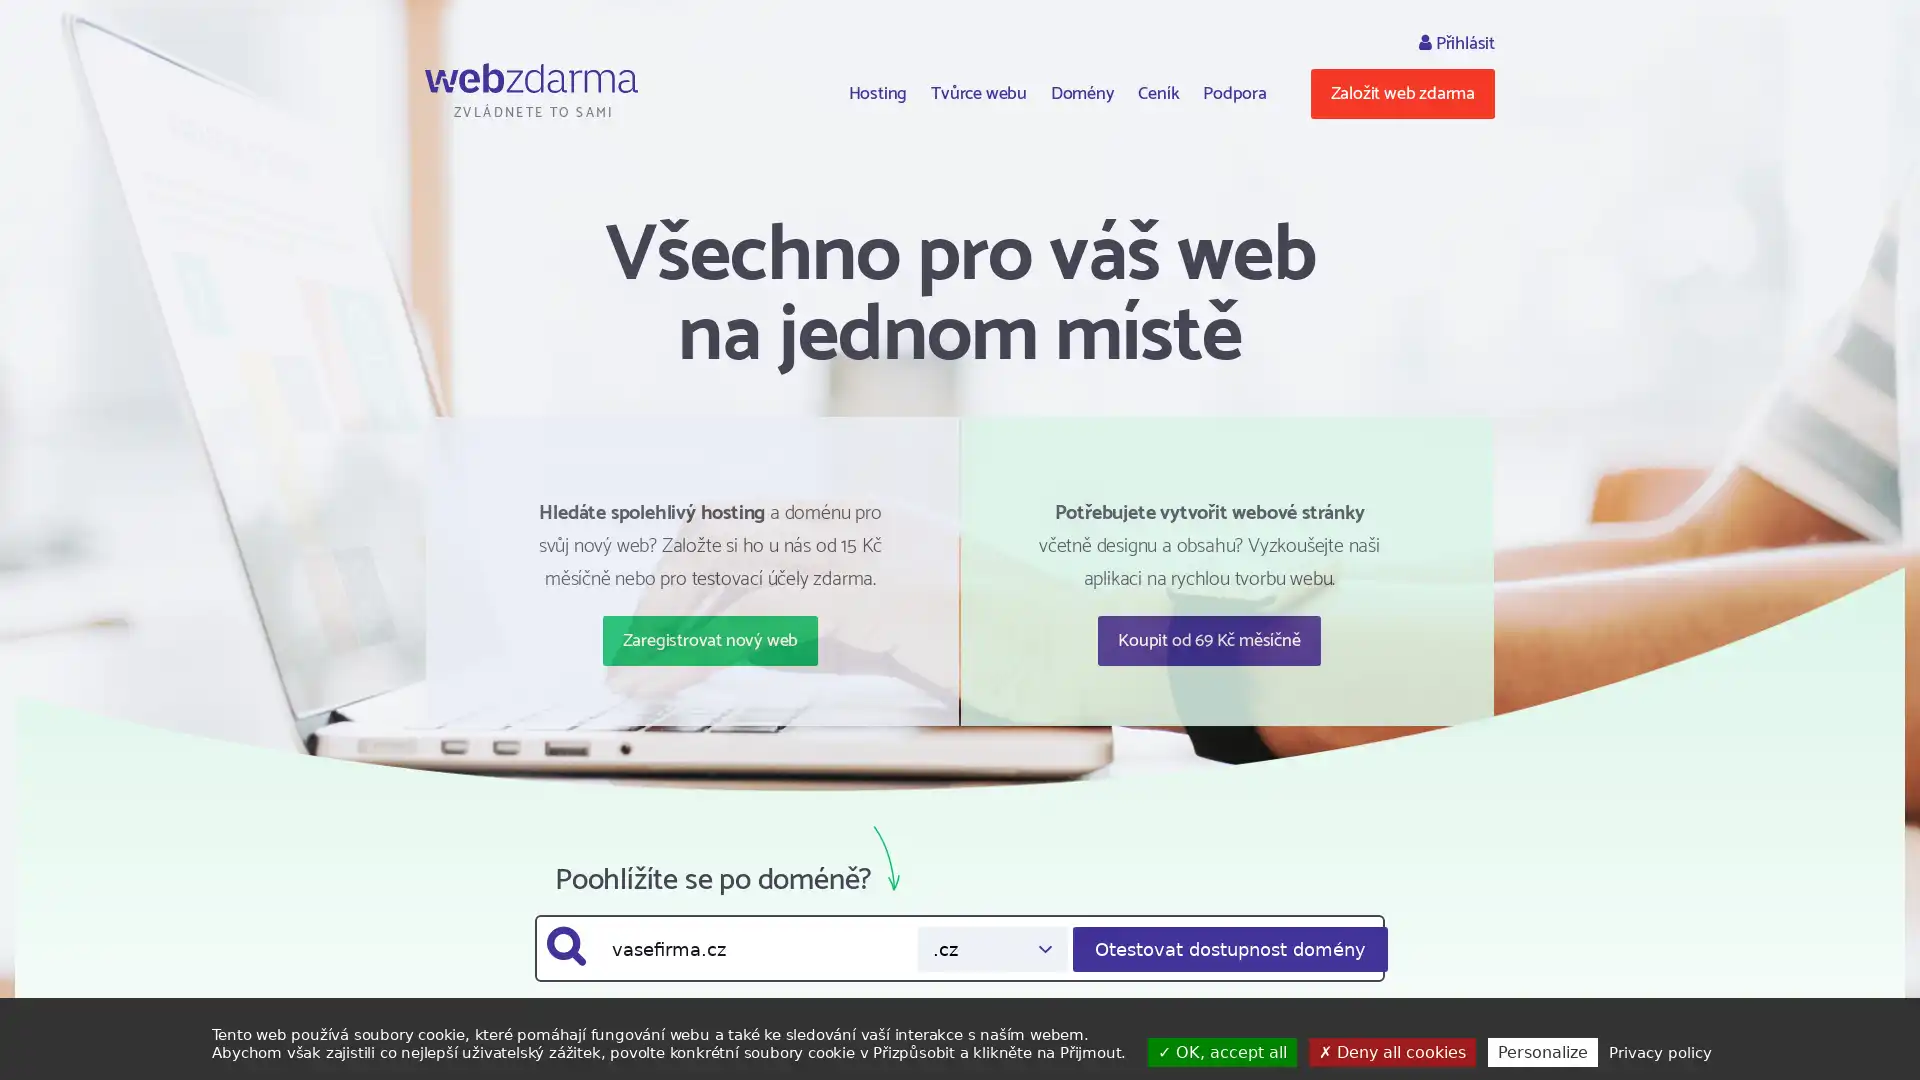 Image resolution: width=1920 pixels, height=1080 pixels. What do you see at coordinates (1229, 948) in the screenshot?
I see `Otestovat dostupnost domeny` at bounding box center [1229, 948].